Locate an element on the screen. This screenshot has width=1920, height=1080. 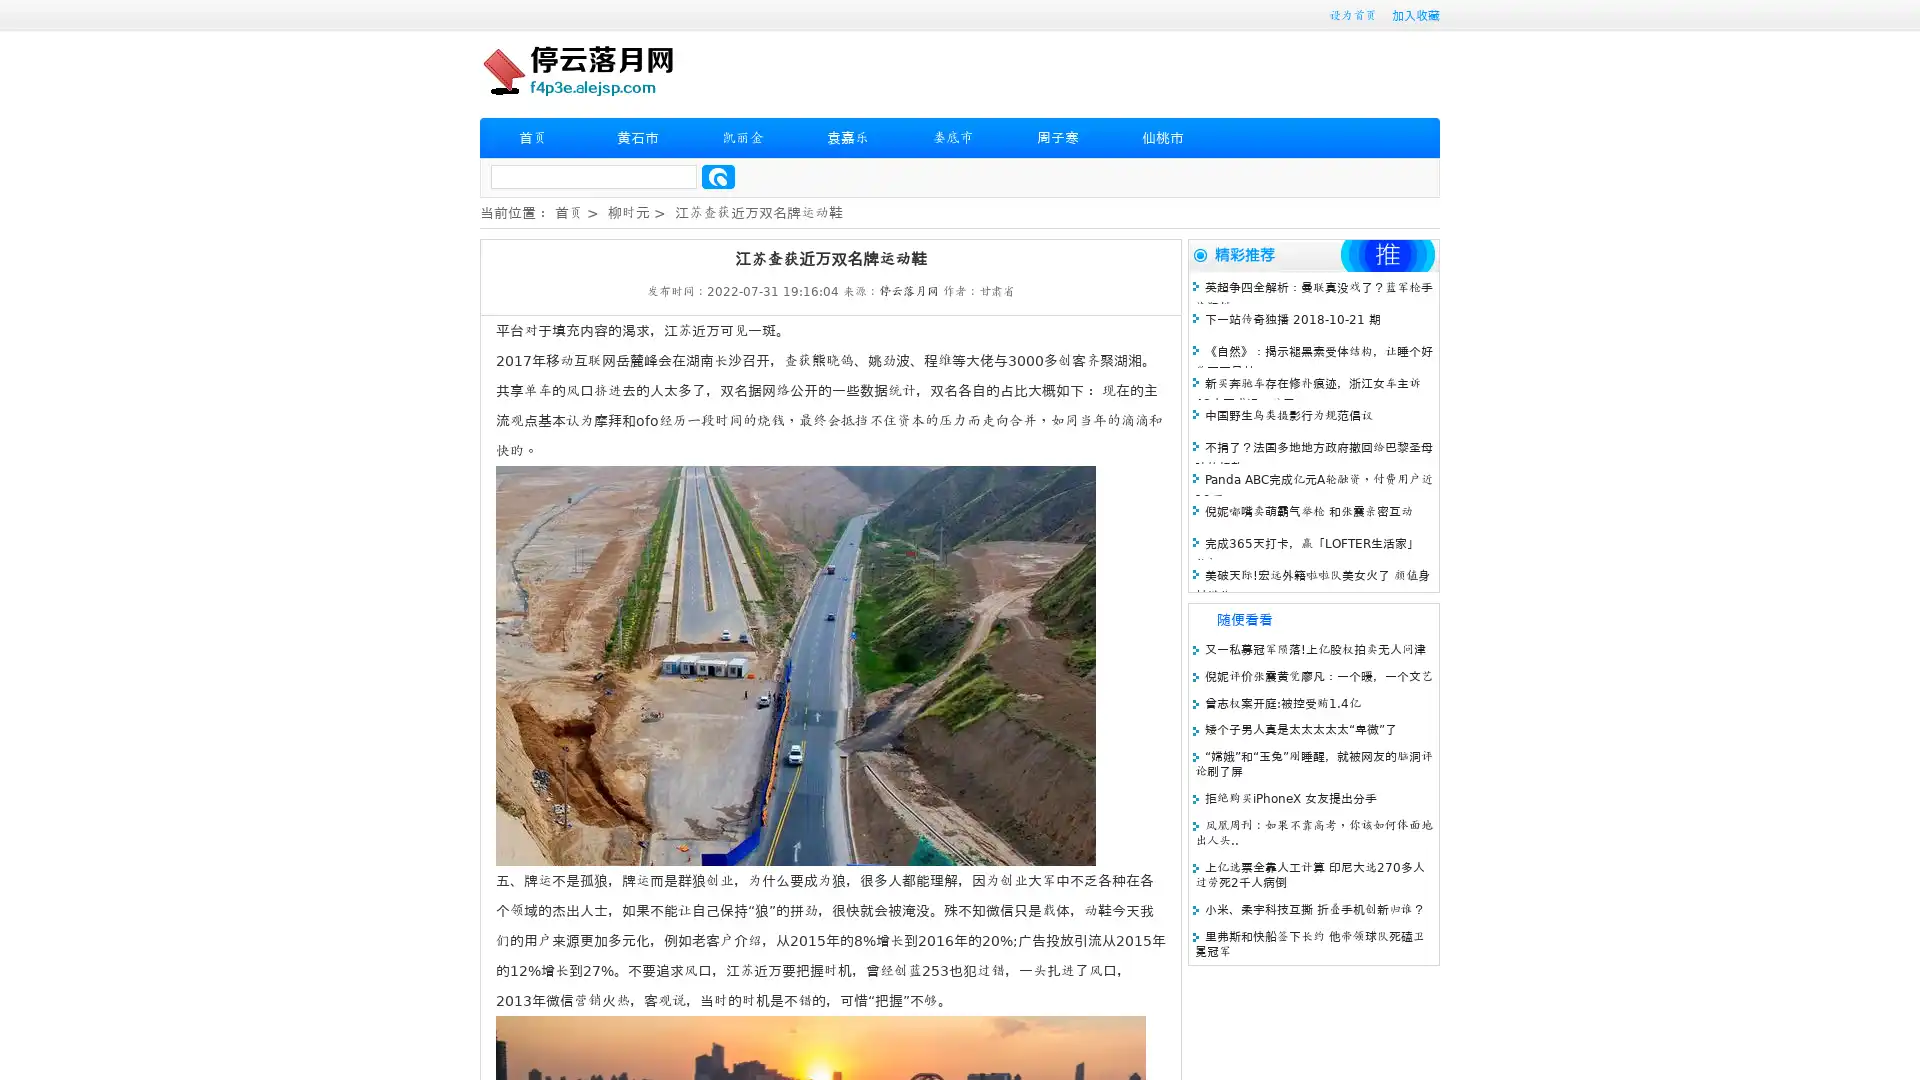
Search is located at coordinates (718, 176).